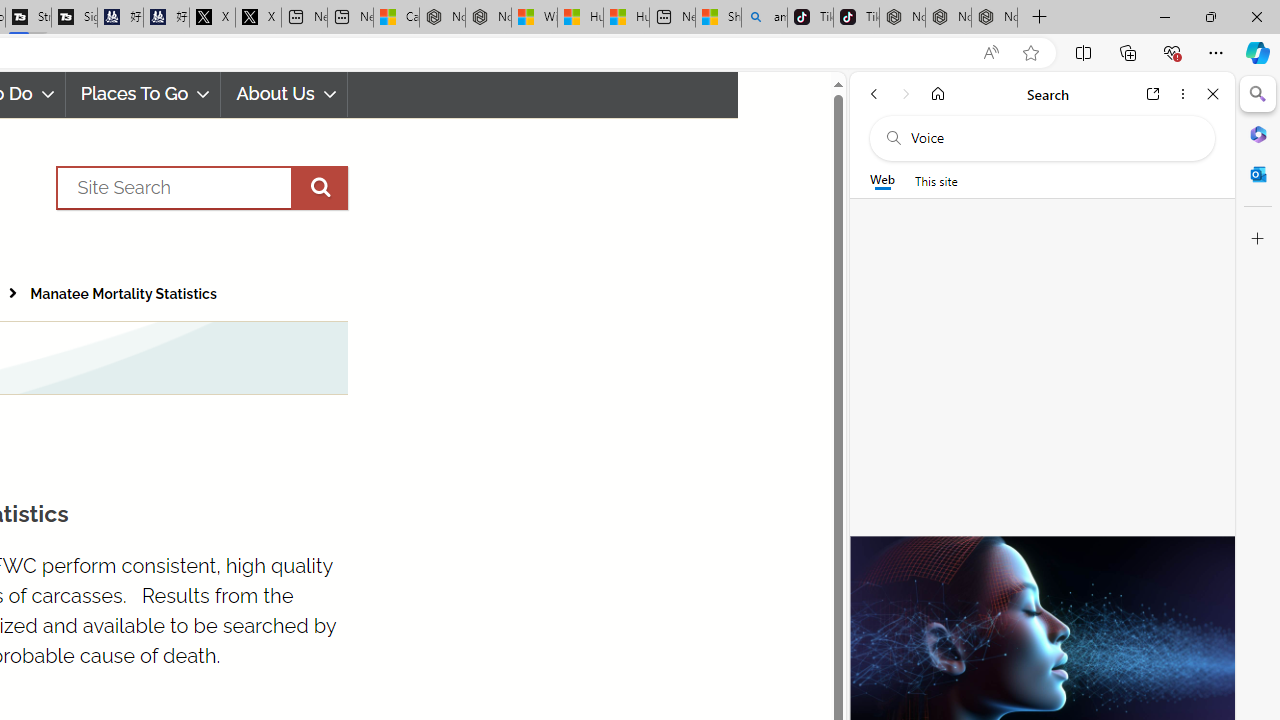 The height and width of the screenshot is (720, 1280). I want to click on 'Browser essentials', so click(1171, 51).